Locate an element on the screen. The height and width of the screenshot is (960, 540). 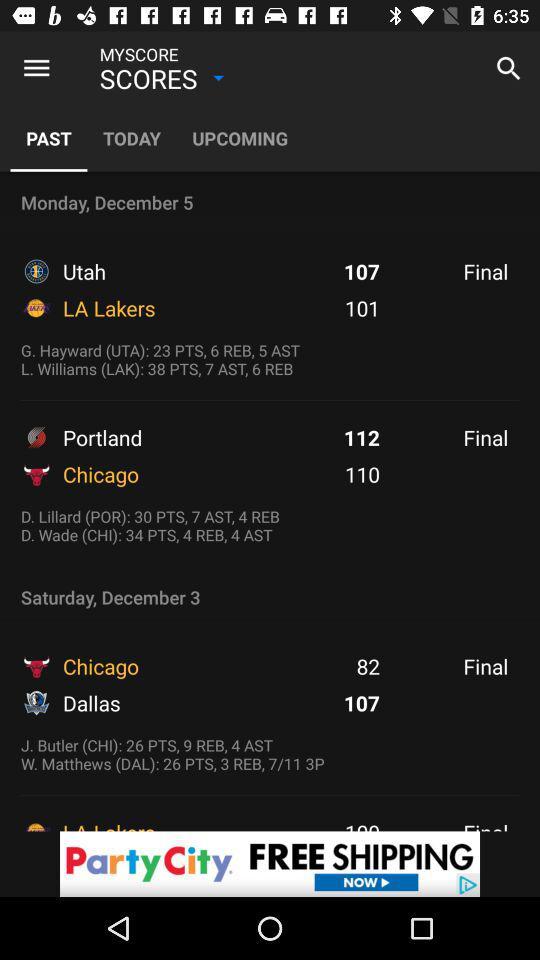
the icon beside utah is located at coordinates (36, 270).